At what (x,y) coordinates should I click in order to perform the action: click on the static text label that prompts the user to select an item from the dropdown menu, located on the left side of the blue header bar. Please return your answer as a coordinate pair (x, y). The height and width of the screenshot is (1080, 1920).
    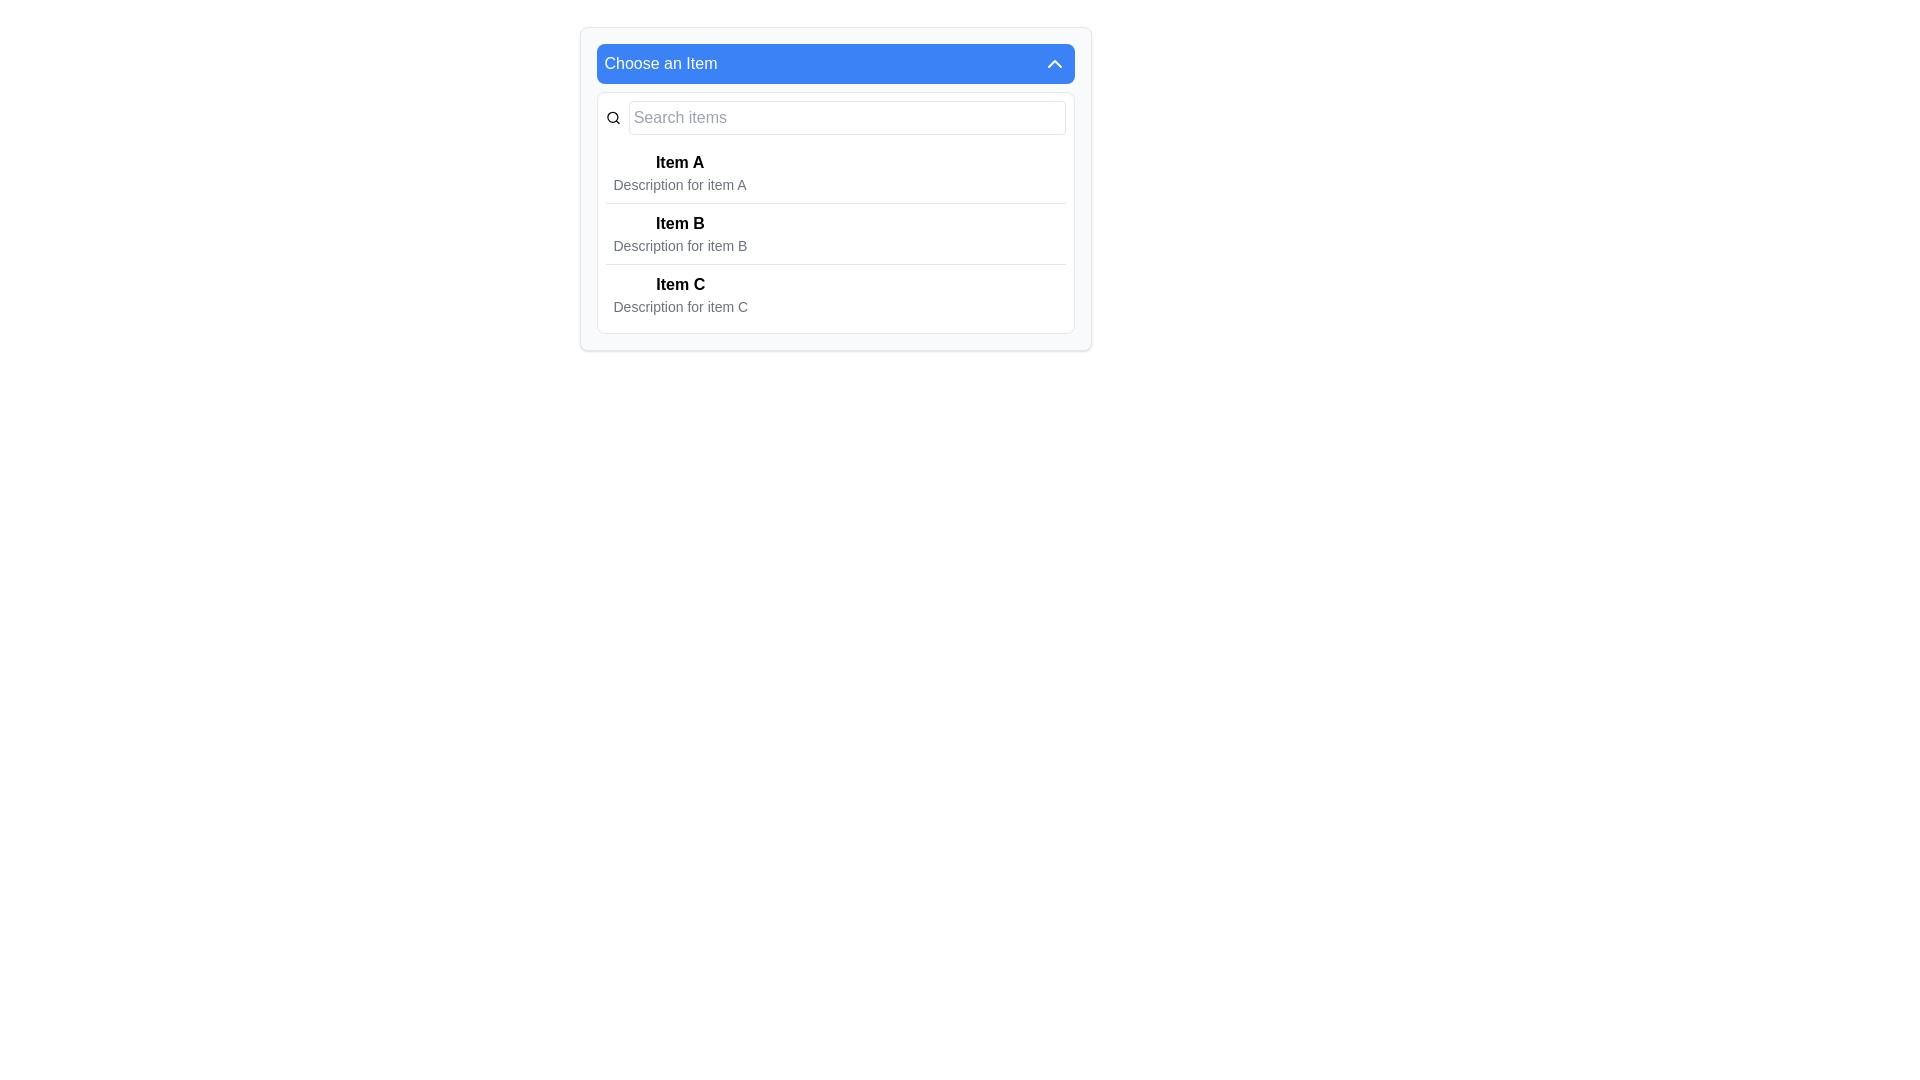
    Looking at the image, I should click on (661, 63).